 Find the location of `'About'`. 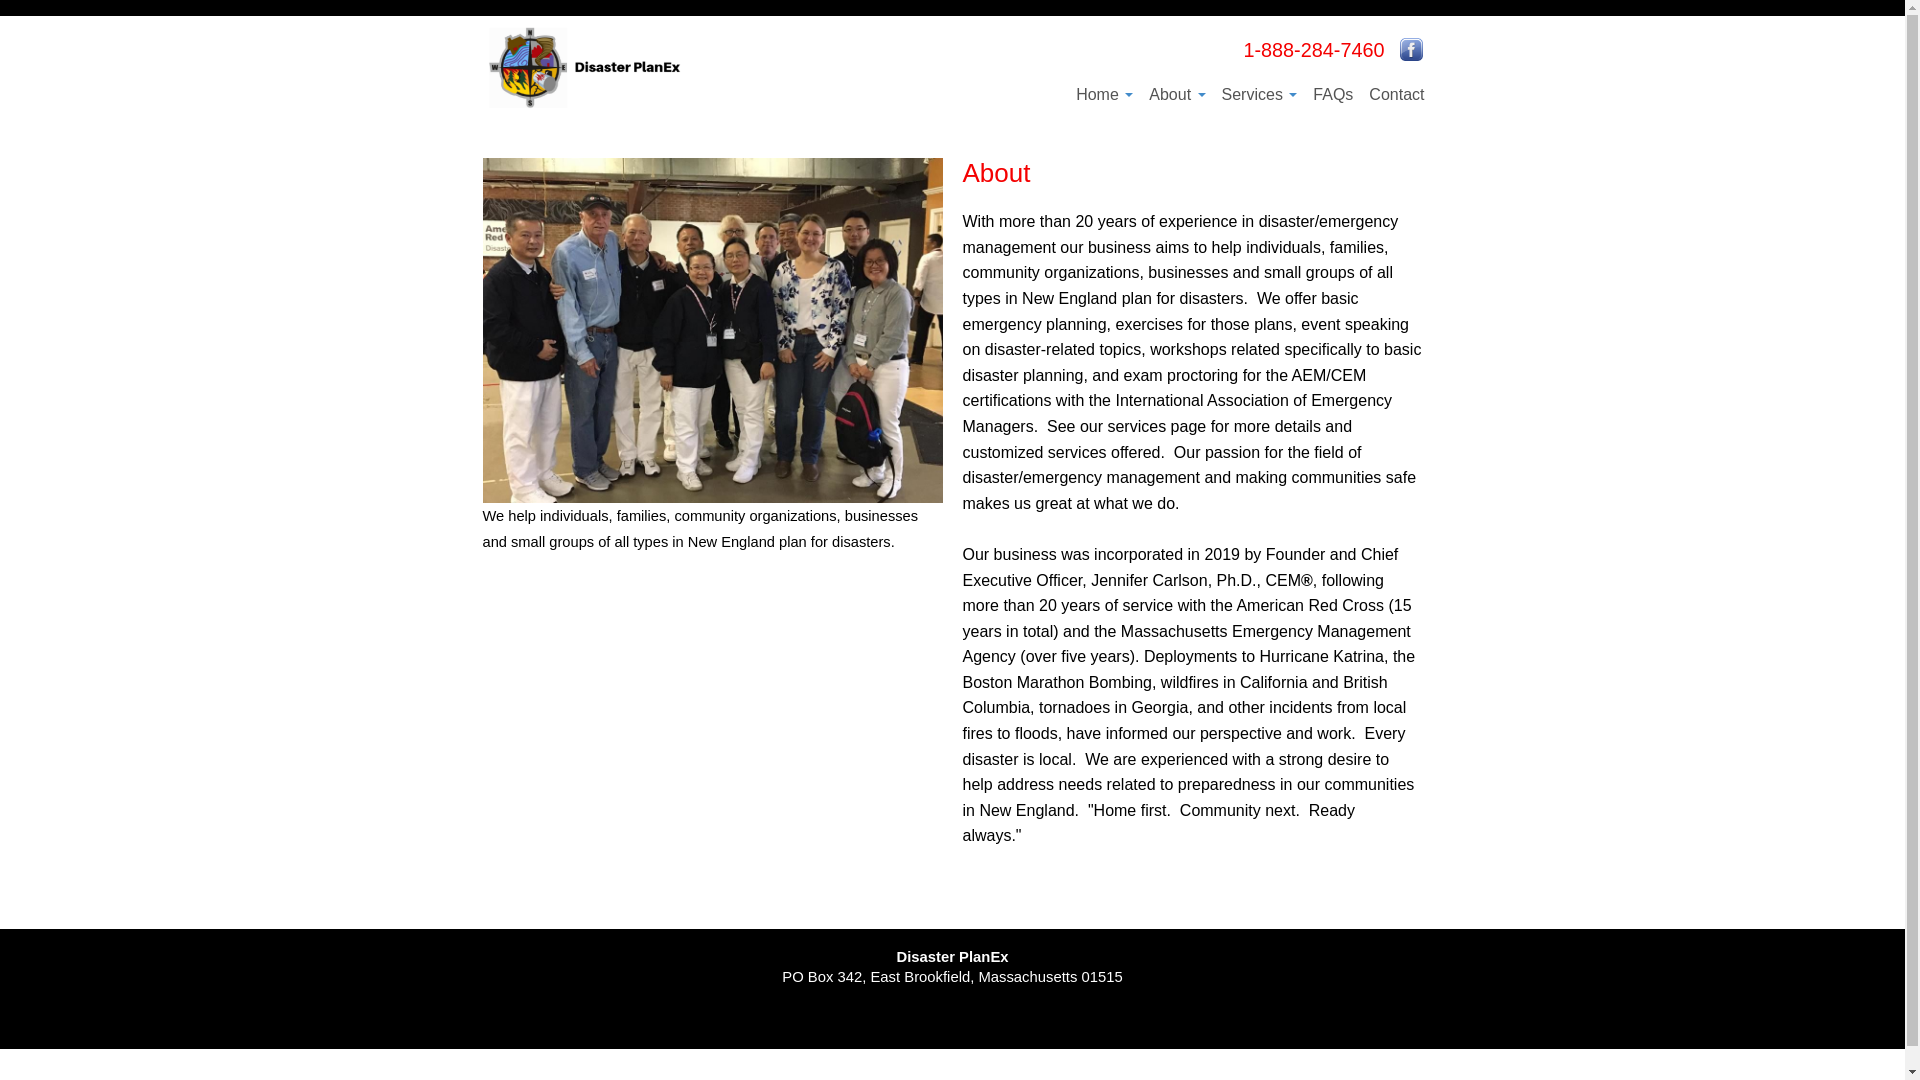

'About' is located at coordinates (1176, 93).